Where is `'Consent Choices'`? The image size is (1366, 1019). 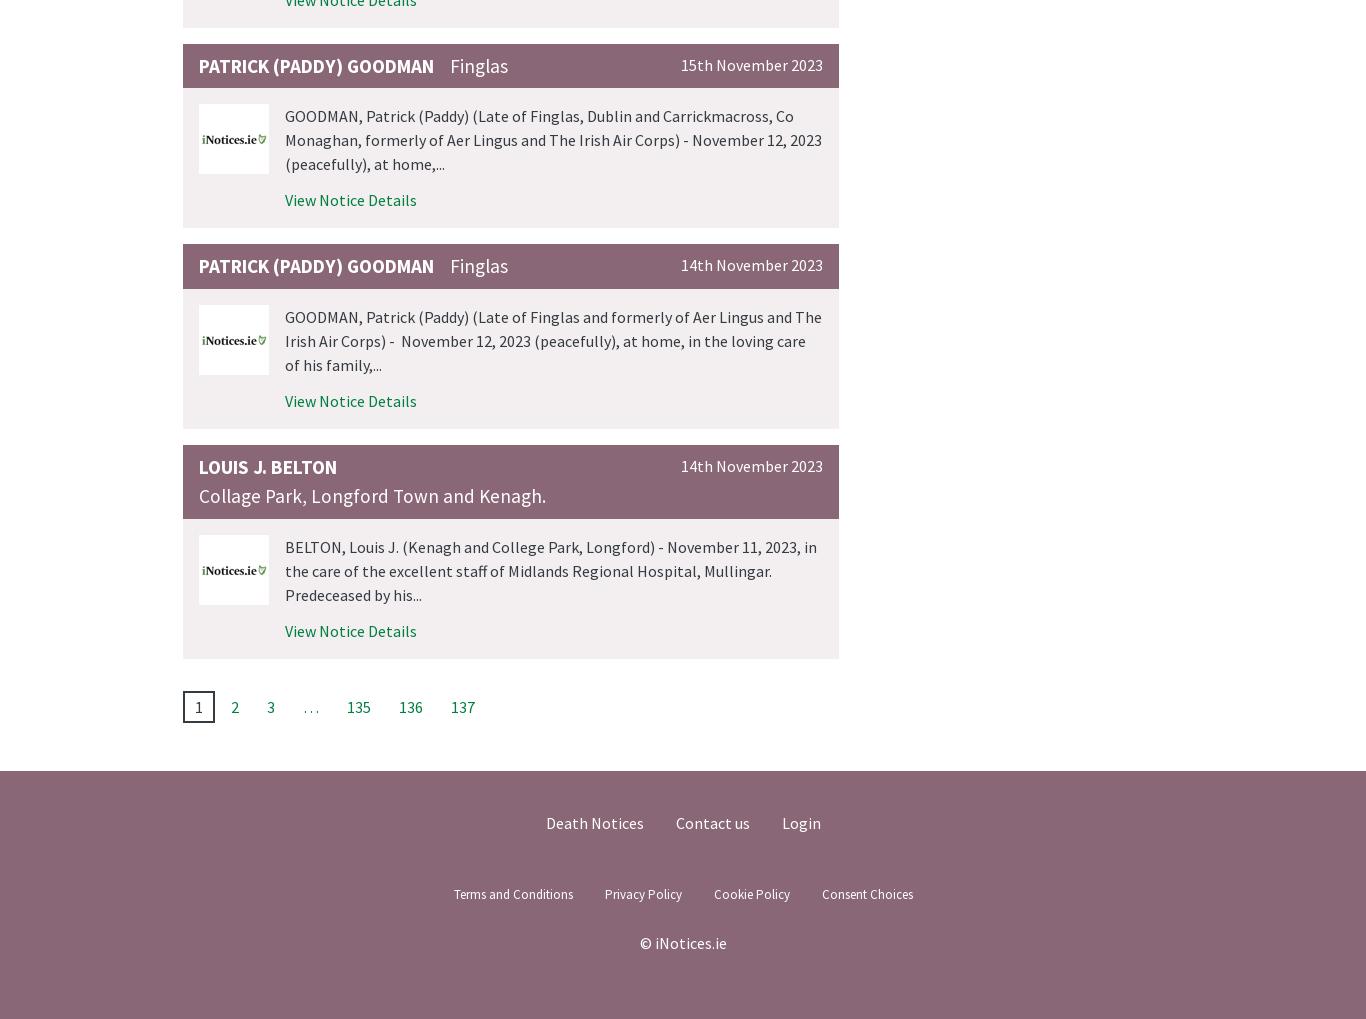 'Consent Choices' is located at coordinates (865, 893).